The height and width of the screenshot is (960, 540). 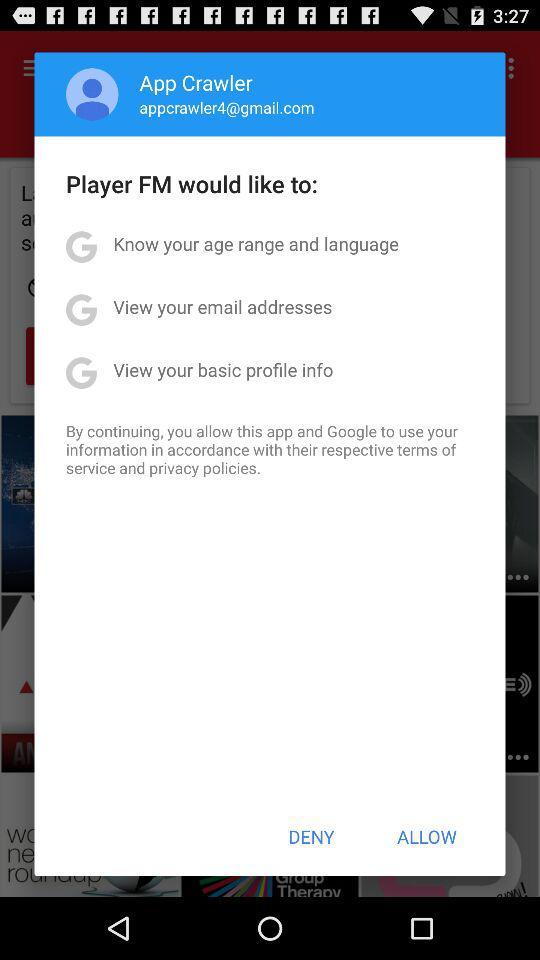 I want to click on item next to app crawler, so click(x=91, y=94).